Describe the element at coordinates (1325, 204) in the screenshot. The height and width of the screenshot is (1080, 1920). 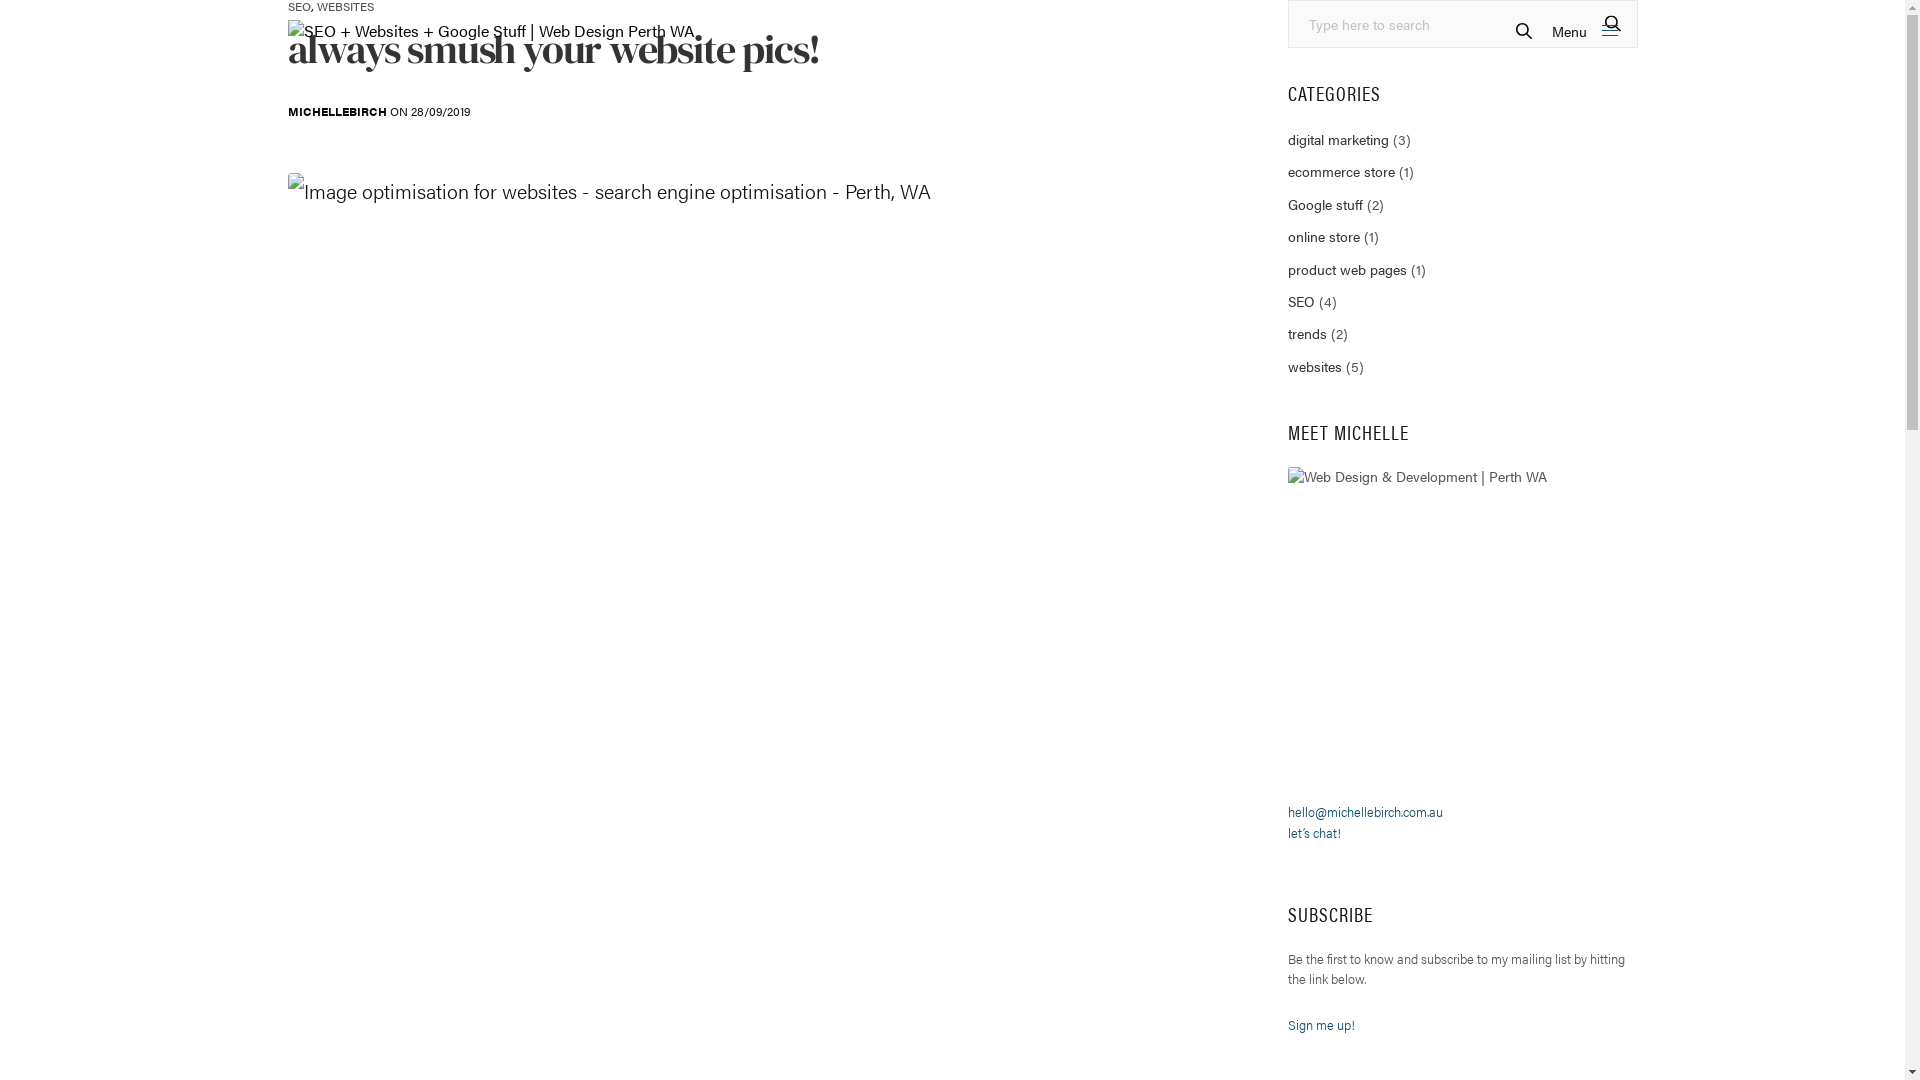
I see `'Google stuff'` at that location.